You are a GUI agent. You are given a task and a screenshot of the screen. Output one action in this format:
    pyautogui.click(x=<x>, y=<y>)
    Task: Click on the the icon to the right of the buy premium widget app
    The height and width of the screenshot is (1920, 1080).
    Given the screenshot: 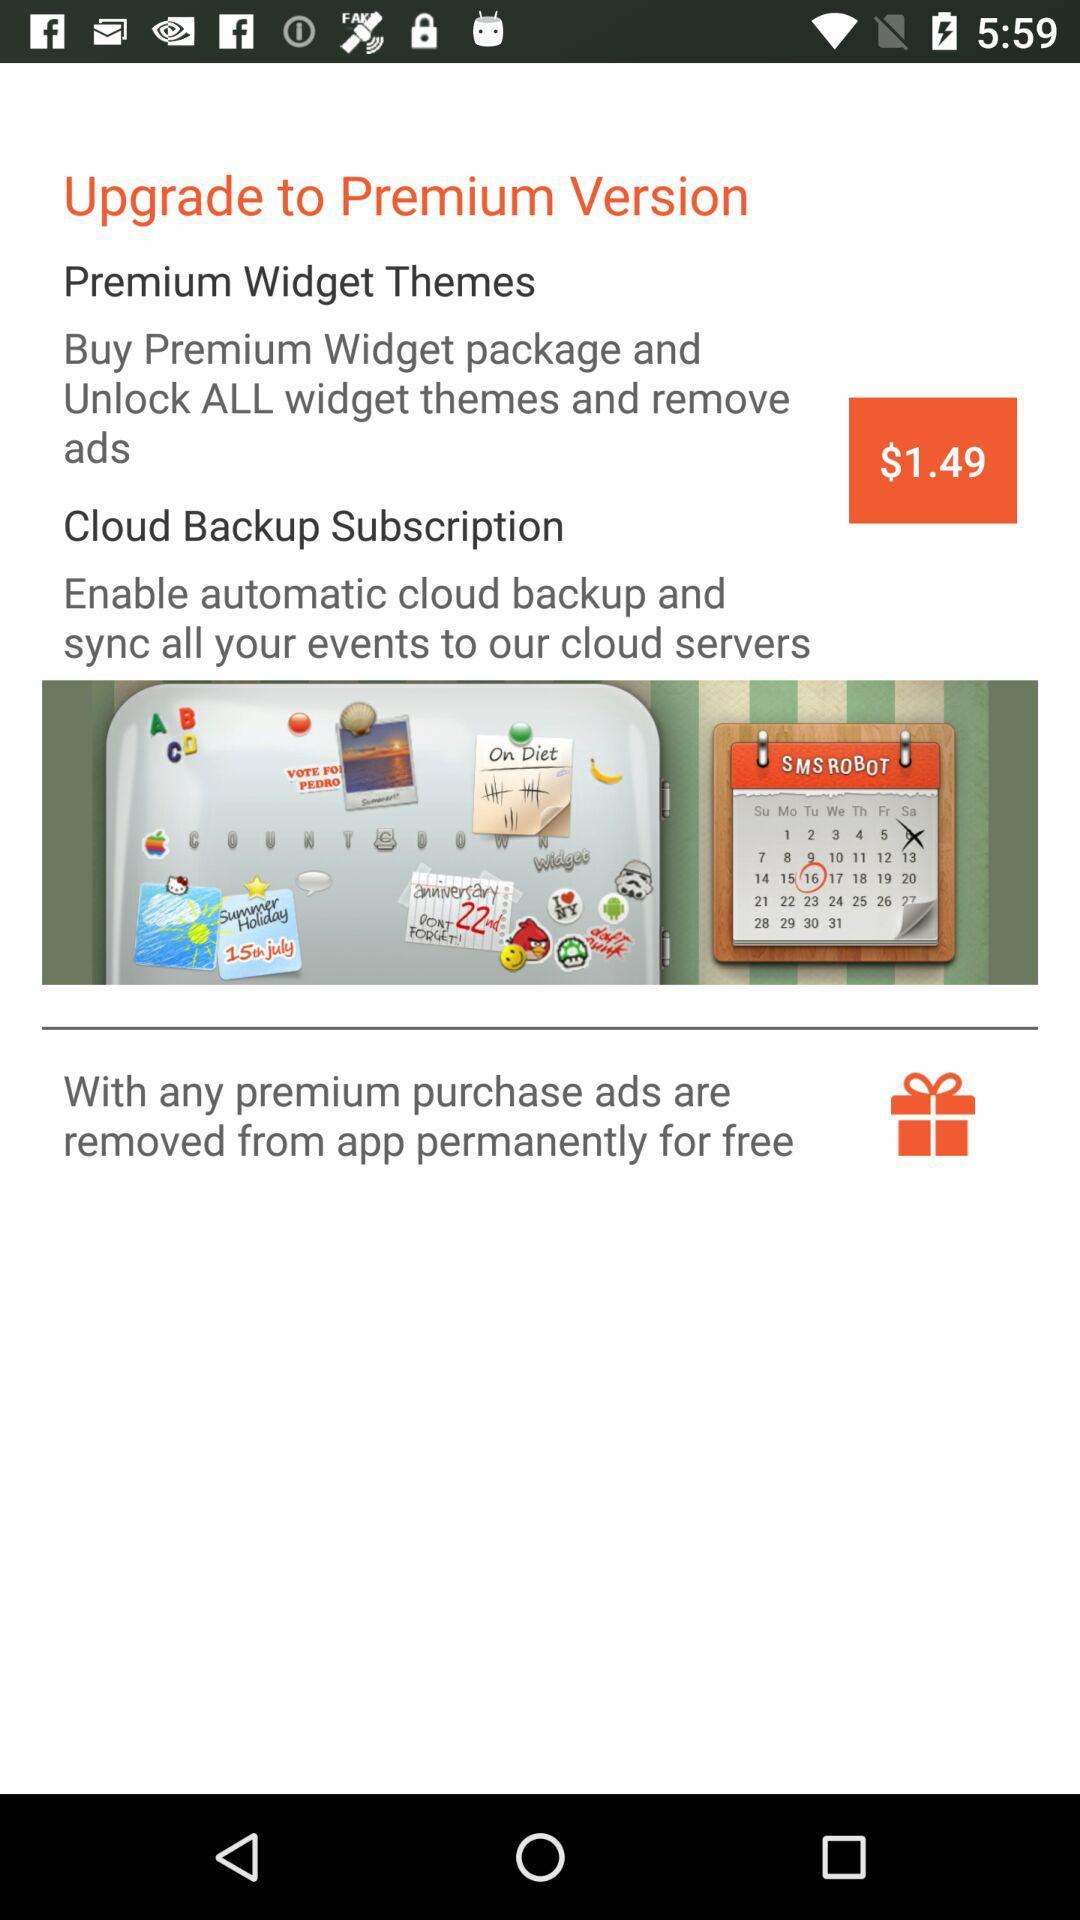 What is the action you would take?
    pyautogui.click(x=933, y=459)
    